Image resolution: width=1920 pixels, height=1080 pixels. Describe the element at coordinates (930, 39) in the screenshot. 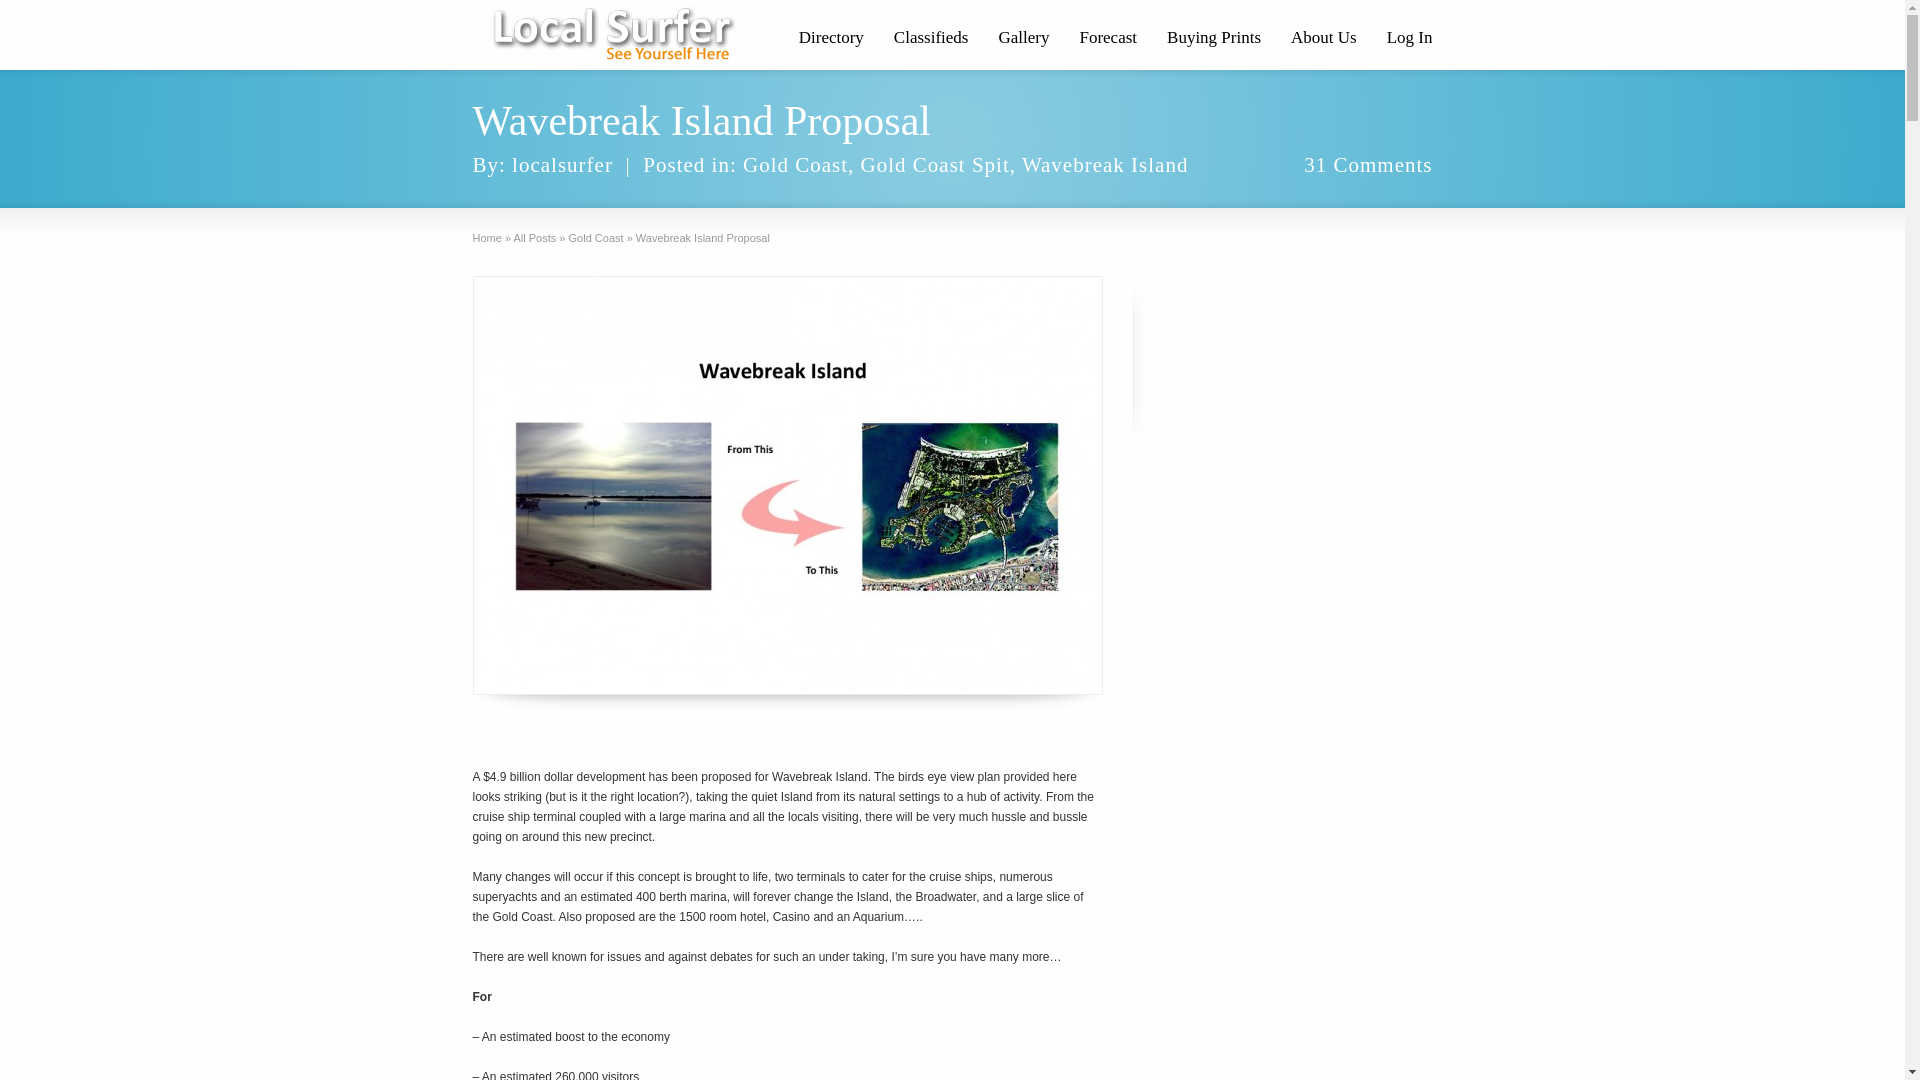

I see `'Classifieds'` at that location.